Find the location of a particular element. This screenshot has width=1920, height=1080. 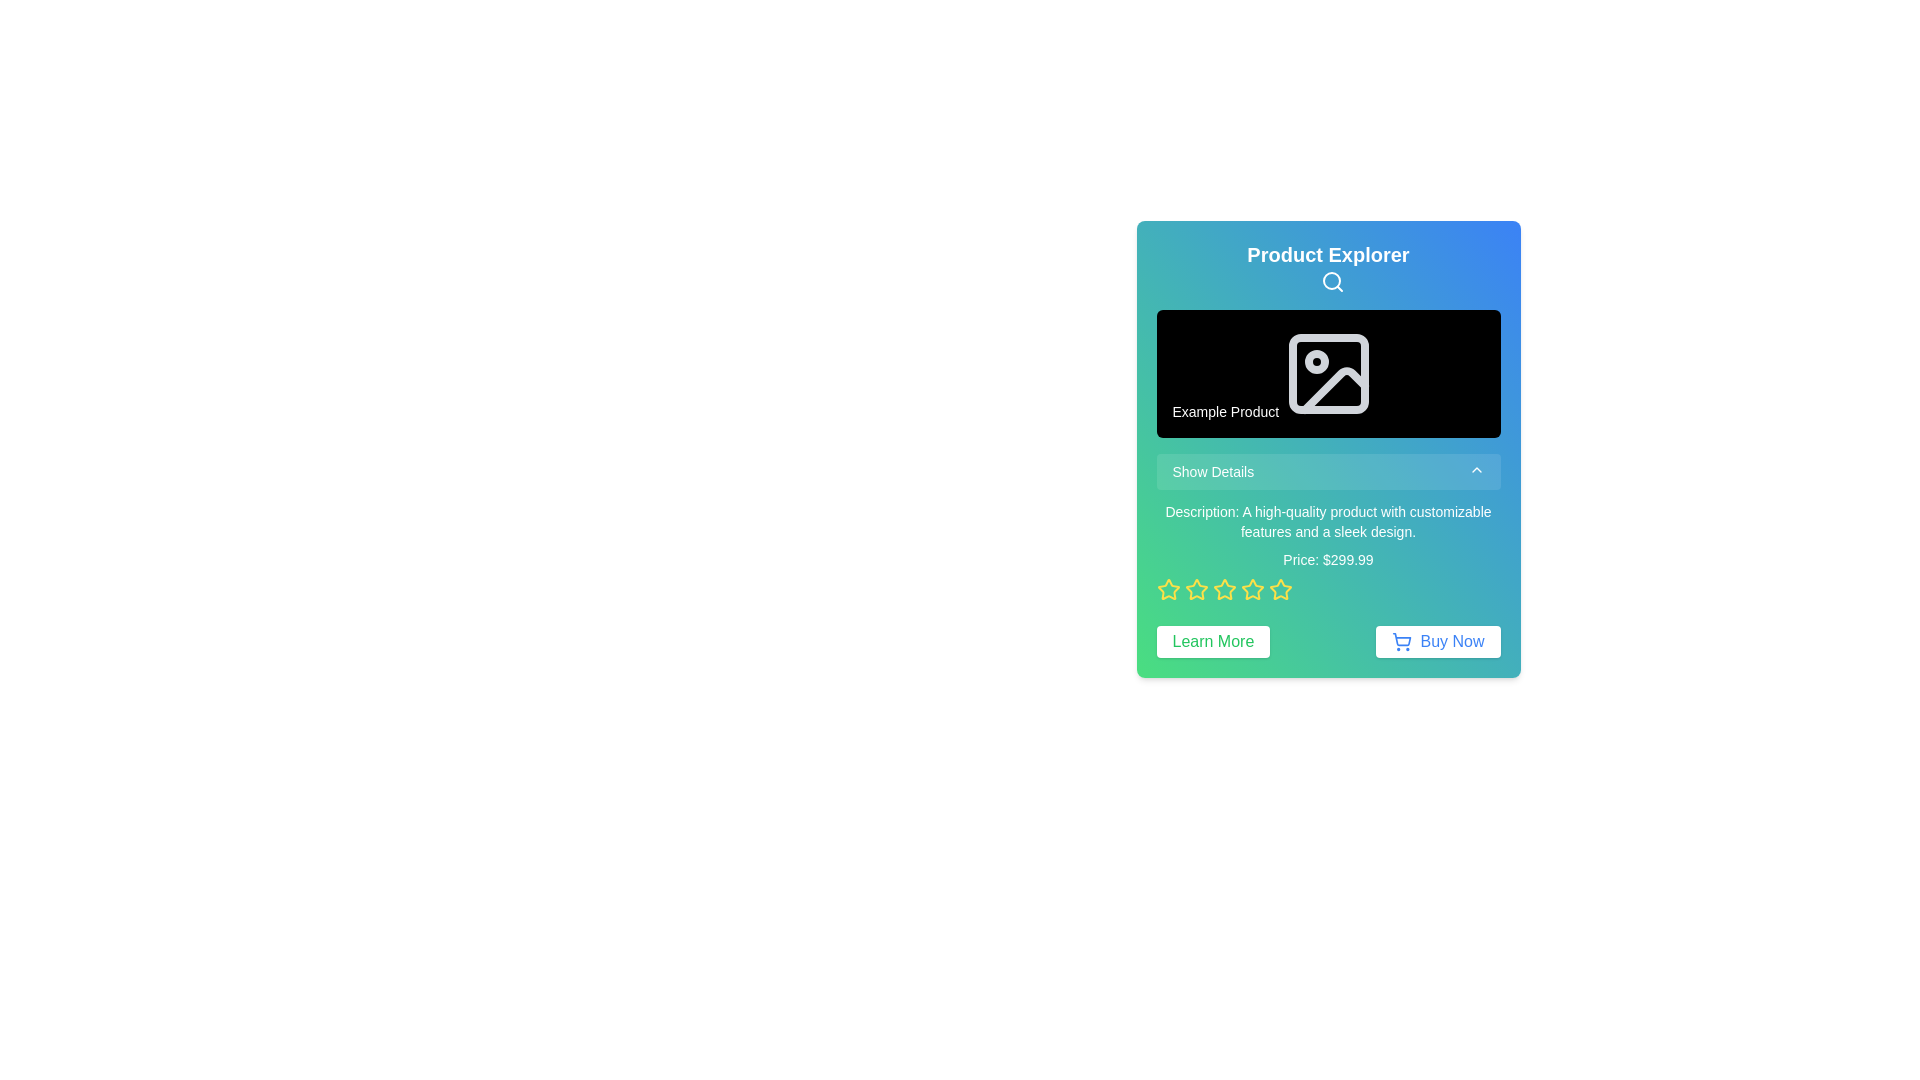

the third star-shaped button in the rating widget, which has a yellow outline and a green background is located at coordinates (1223, 588).